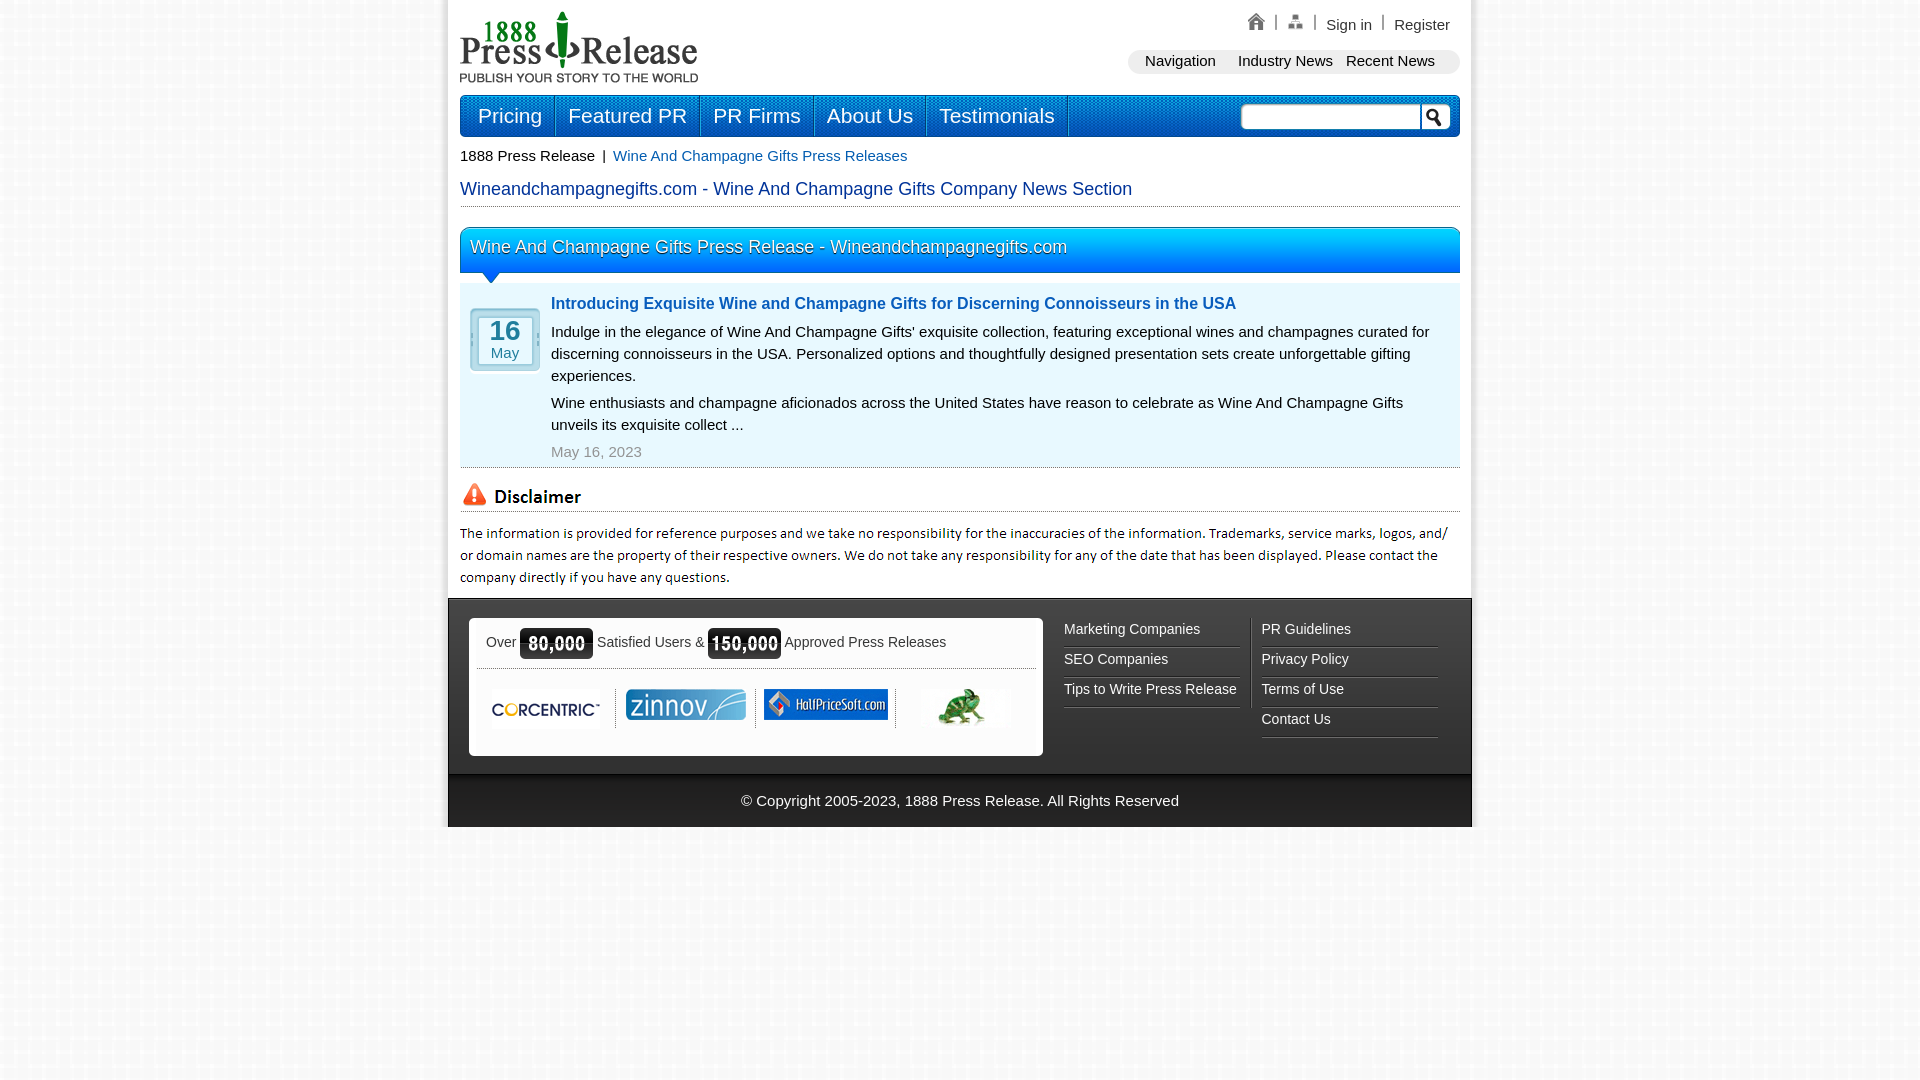 The height and width of the screenshot is (1080, 1920). Describe the element at coordinates (1389, 60) in the screenshot. I see `'Recent News'` at that location.